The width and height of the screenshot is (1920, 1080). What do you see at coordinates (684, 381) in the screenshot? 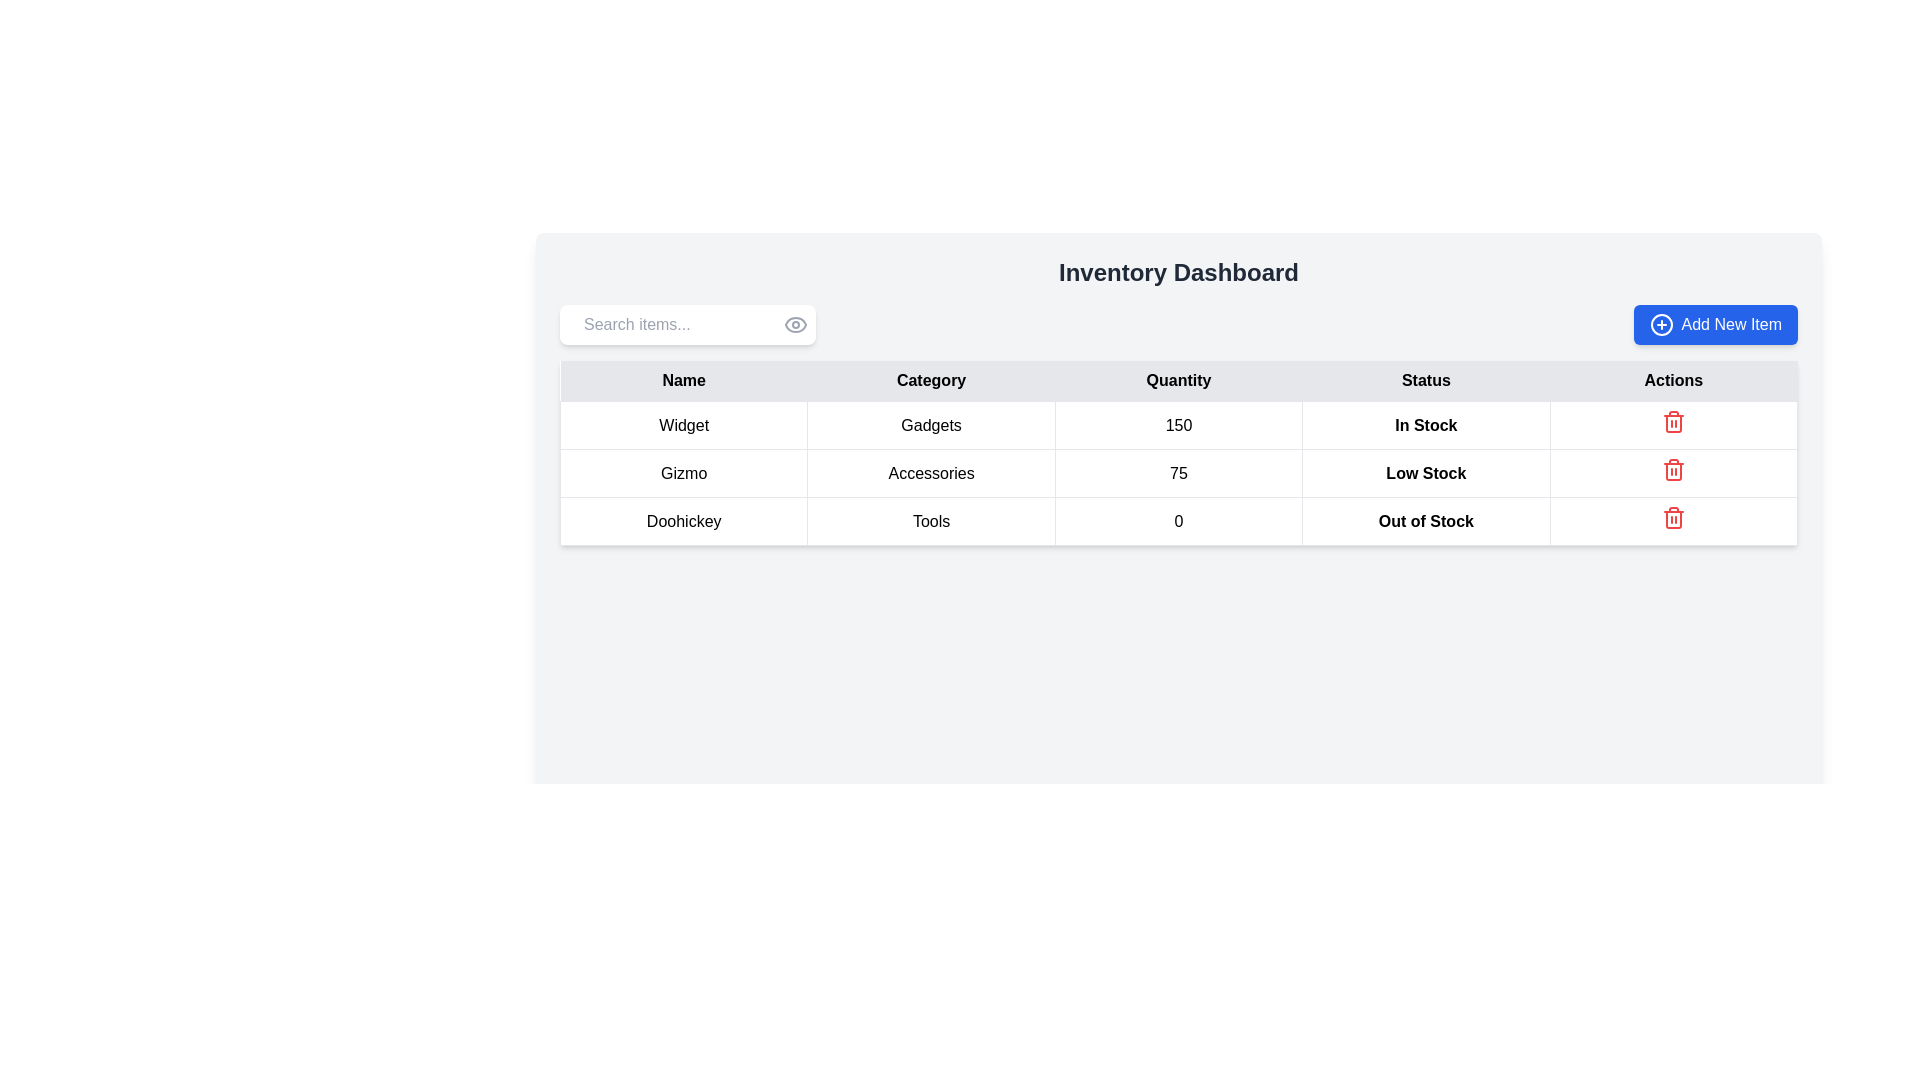
I see `the 'Name' text label, which is a medium-sized label in bold black font on a light gray background, located at the top-left of a table and the first in a sequence of headers` at bounding box center [684, 381].